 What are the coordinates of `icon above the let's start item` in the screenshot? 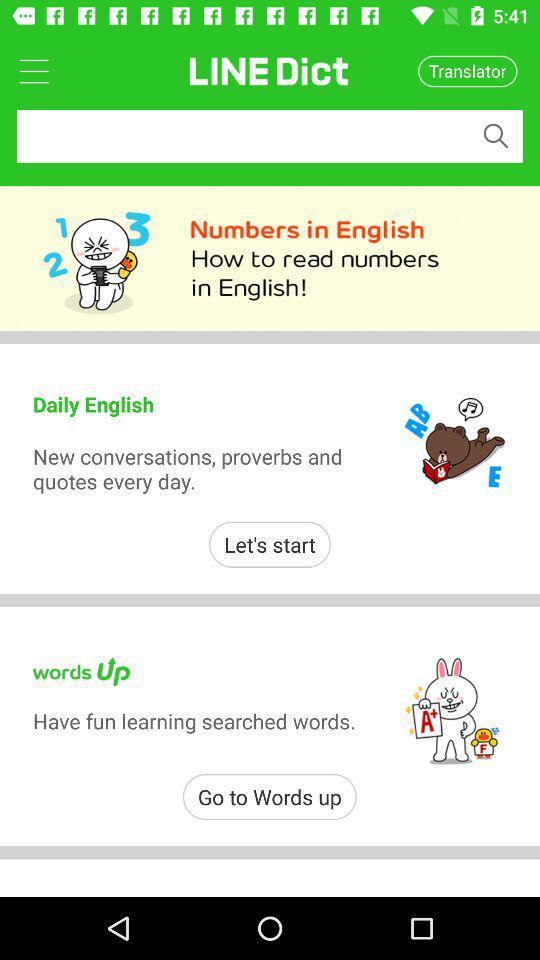 It's located at (197, 468).